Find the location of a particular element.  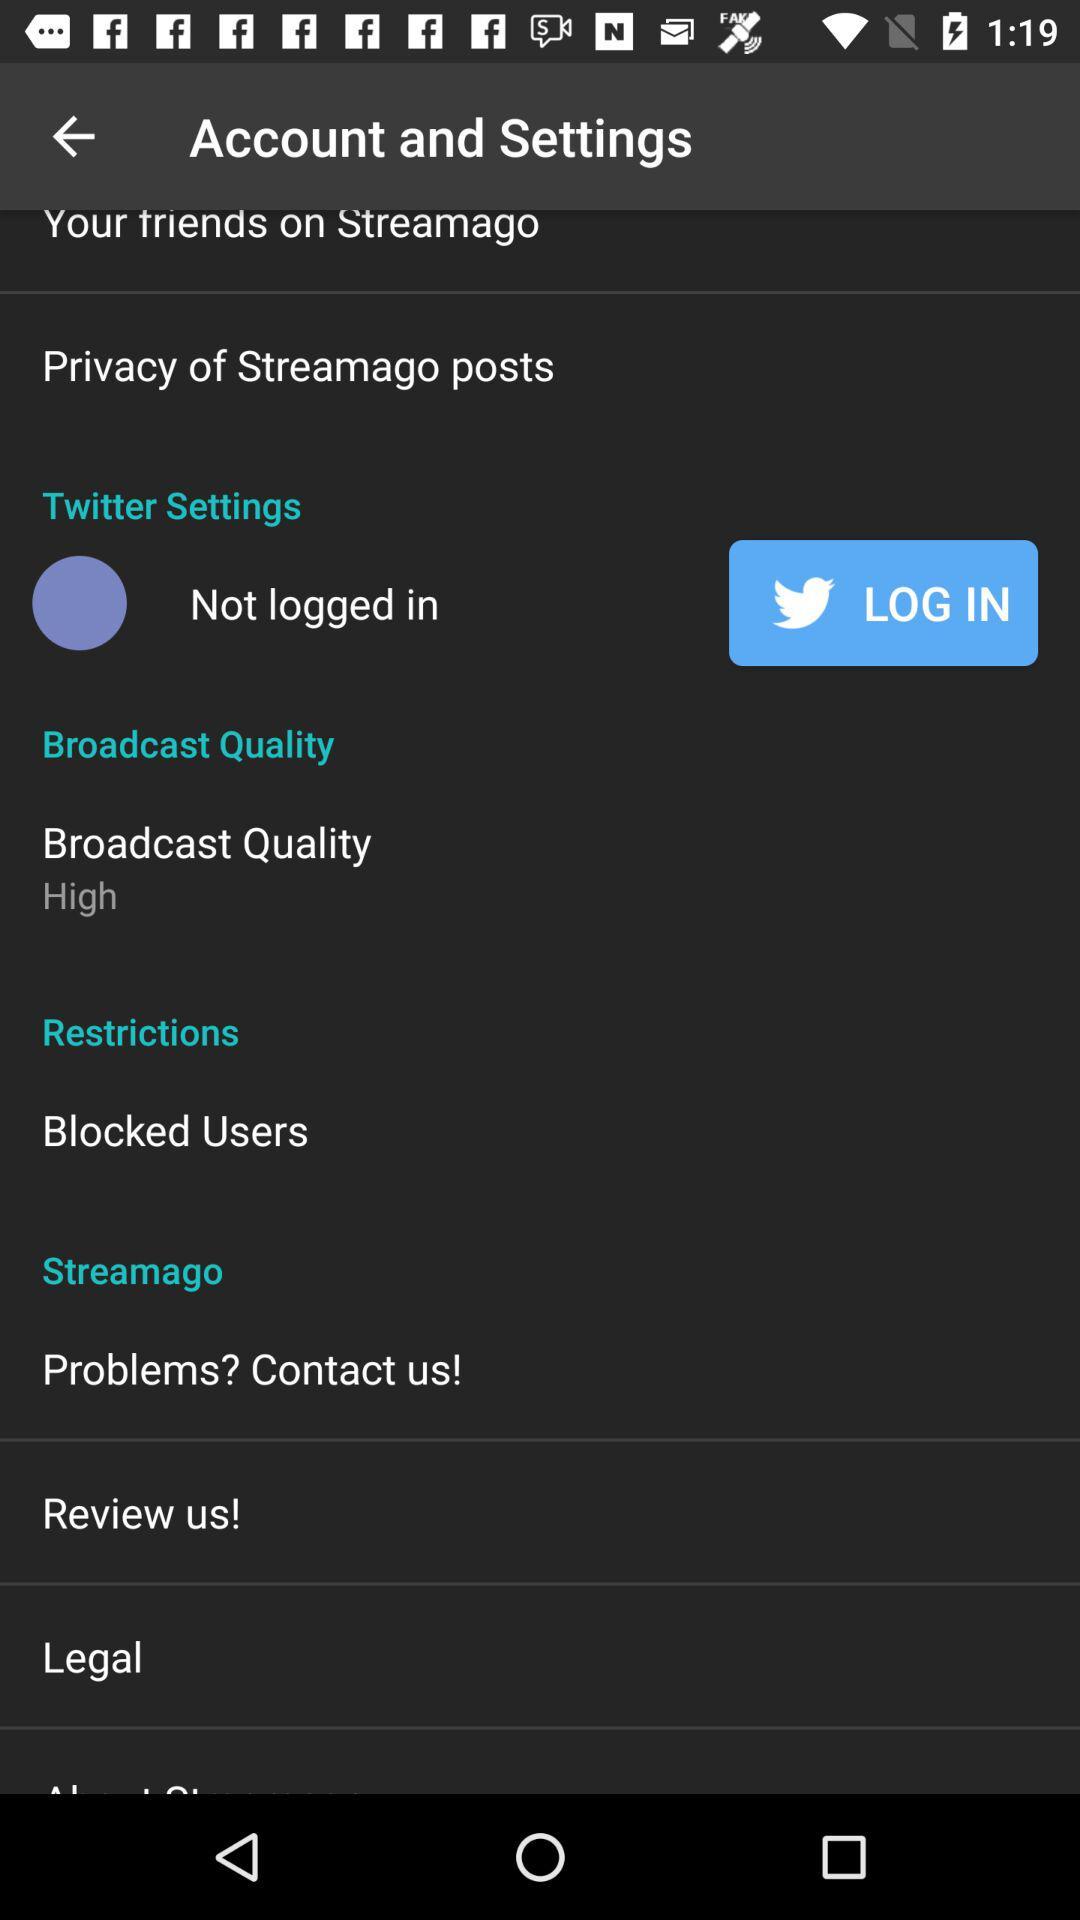

the item below the twitter settings is located at coordinates (882, 602).